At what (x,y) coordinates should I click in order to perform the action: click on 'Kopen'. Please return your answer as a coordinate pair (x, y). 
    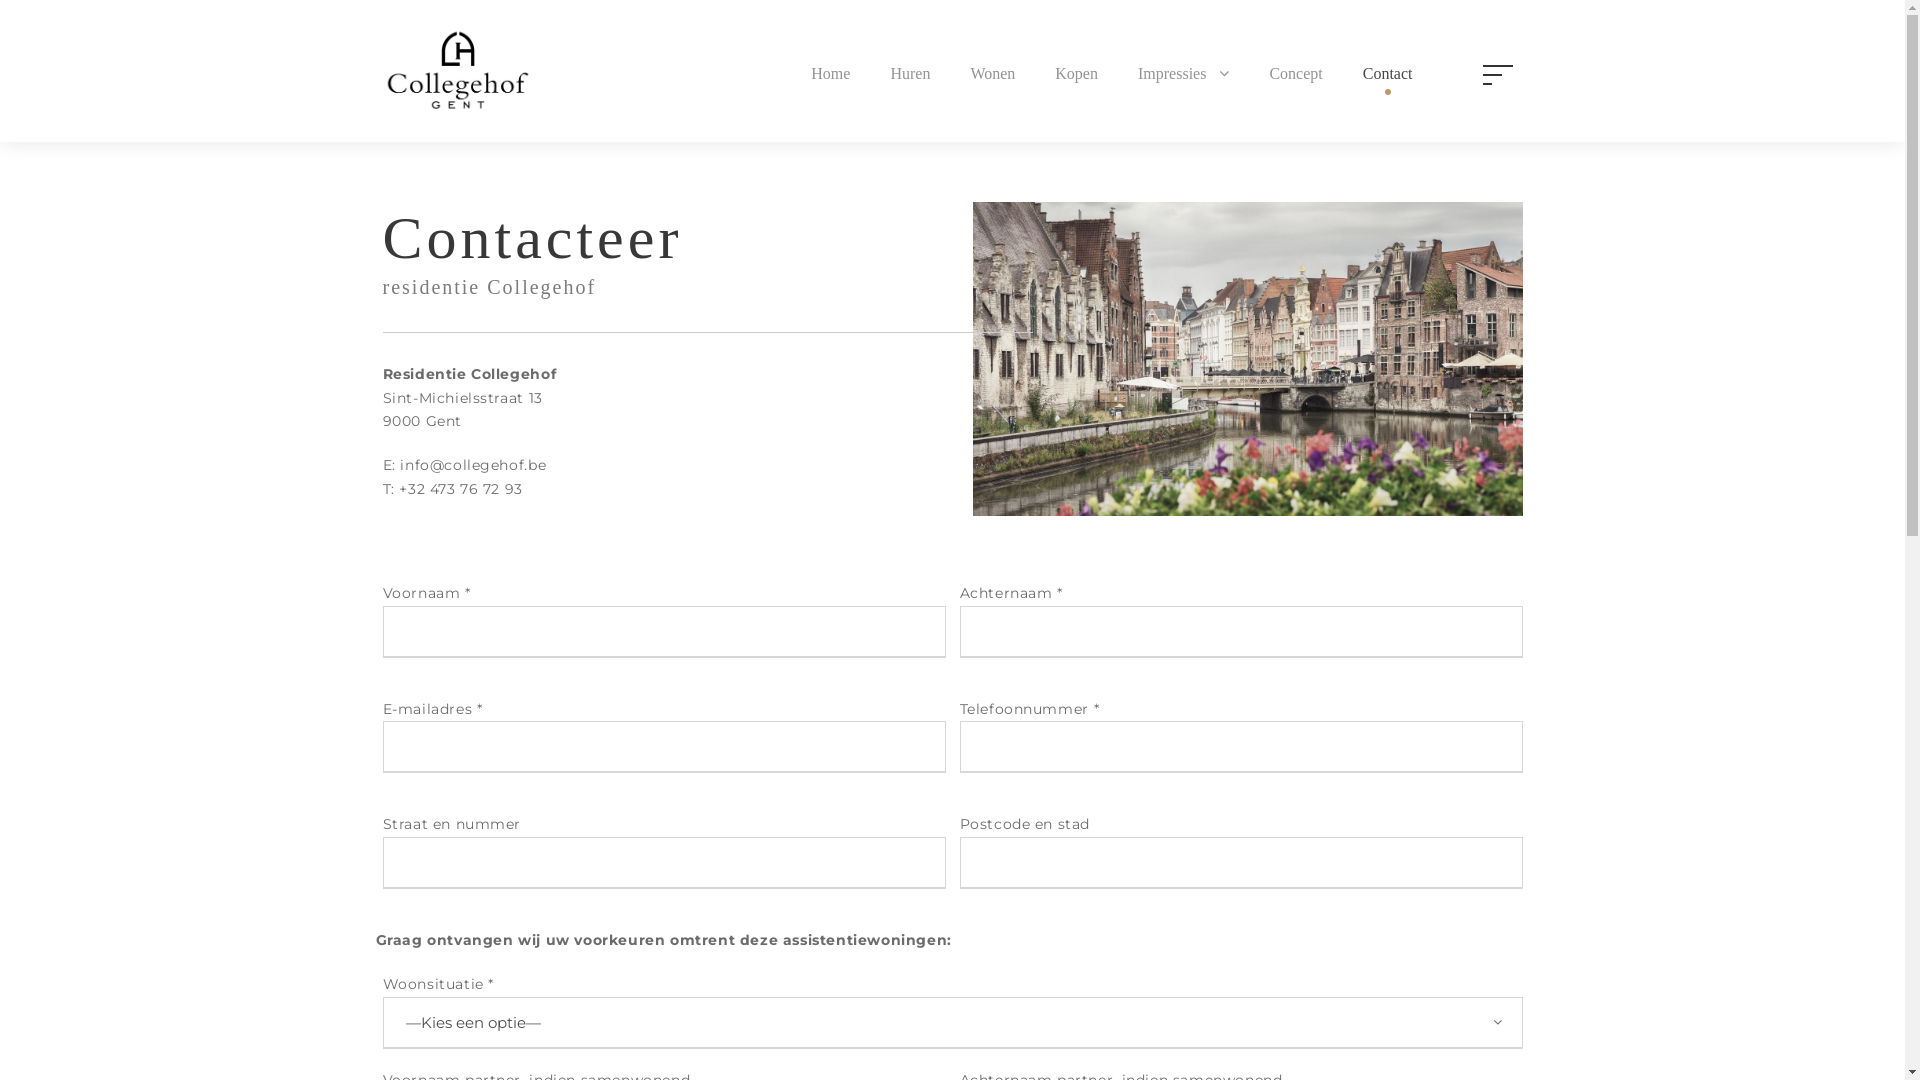
    Looking at the image, I should click on (1075, 76).